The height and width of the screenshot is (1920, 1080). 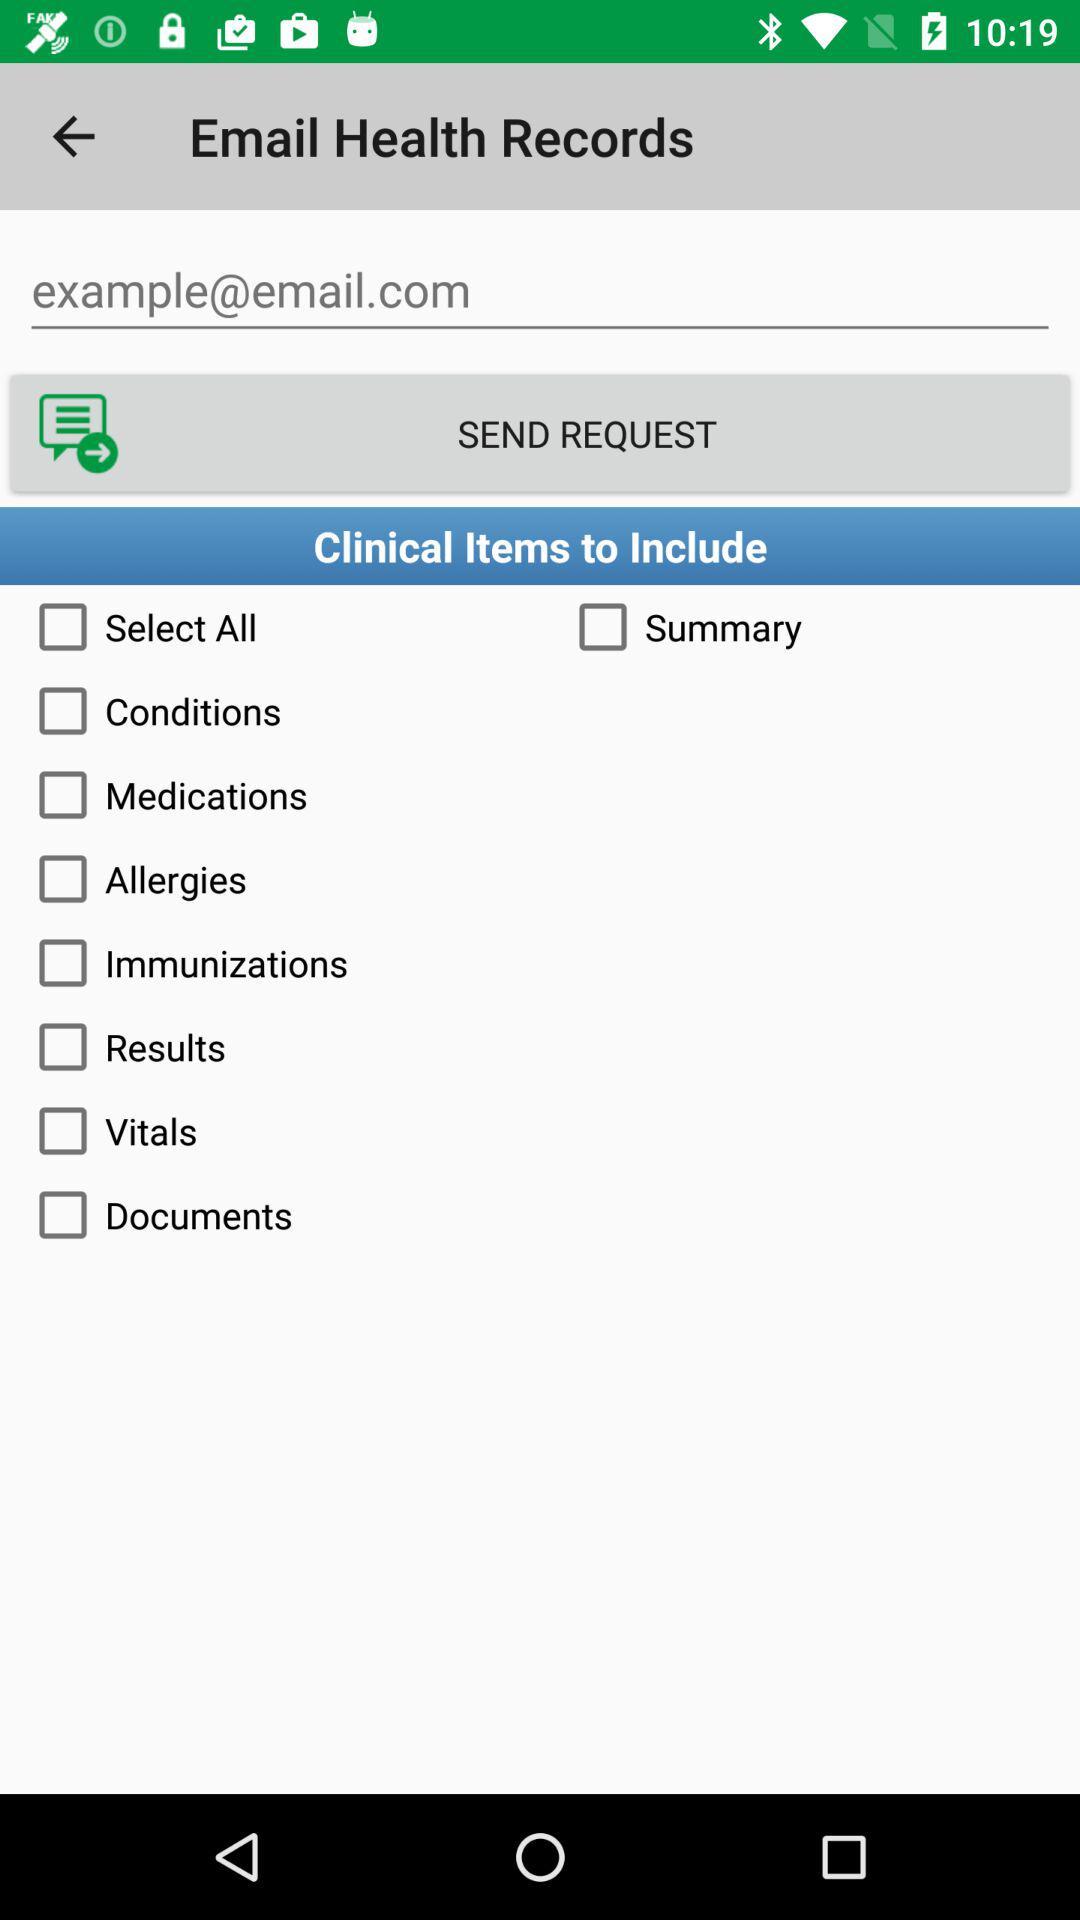 What do you see at coordinates (270, 626) in the screenshot?
I see `the item below the clinical items to icon` at bounding box center [270, 626].